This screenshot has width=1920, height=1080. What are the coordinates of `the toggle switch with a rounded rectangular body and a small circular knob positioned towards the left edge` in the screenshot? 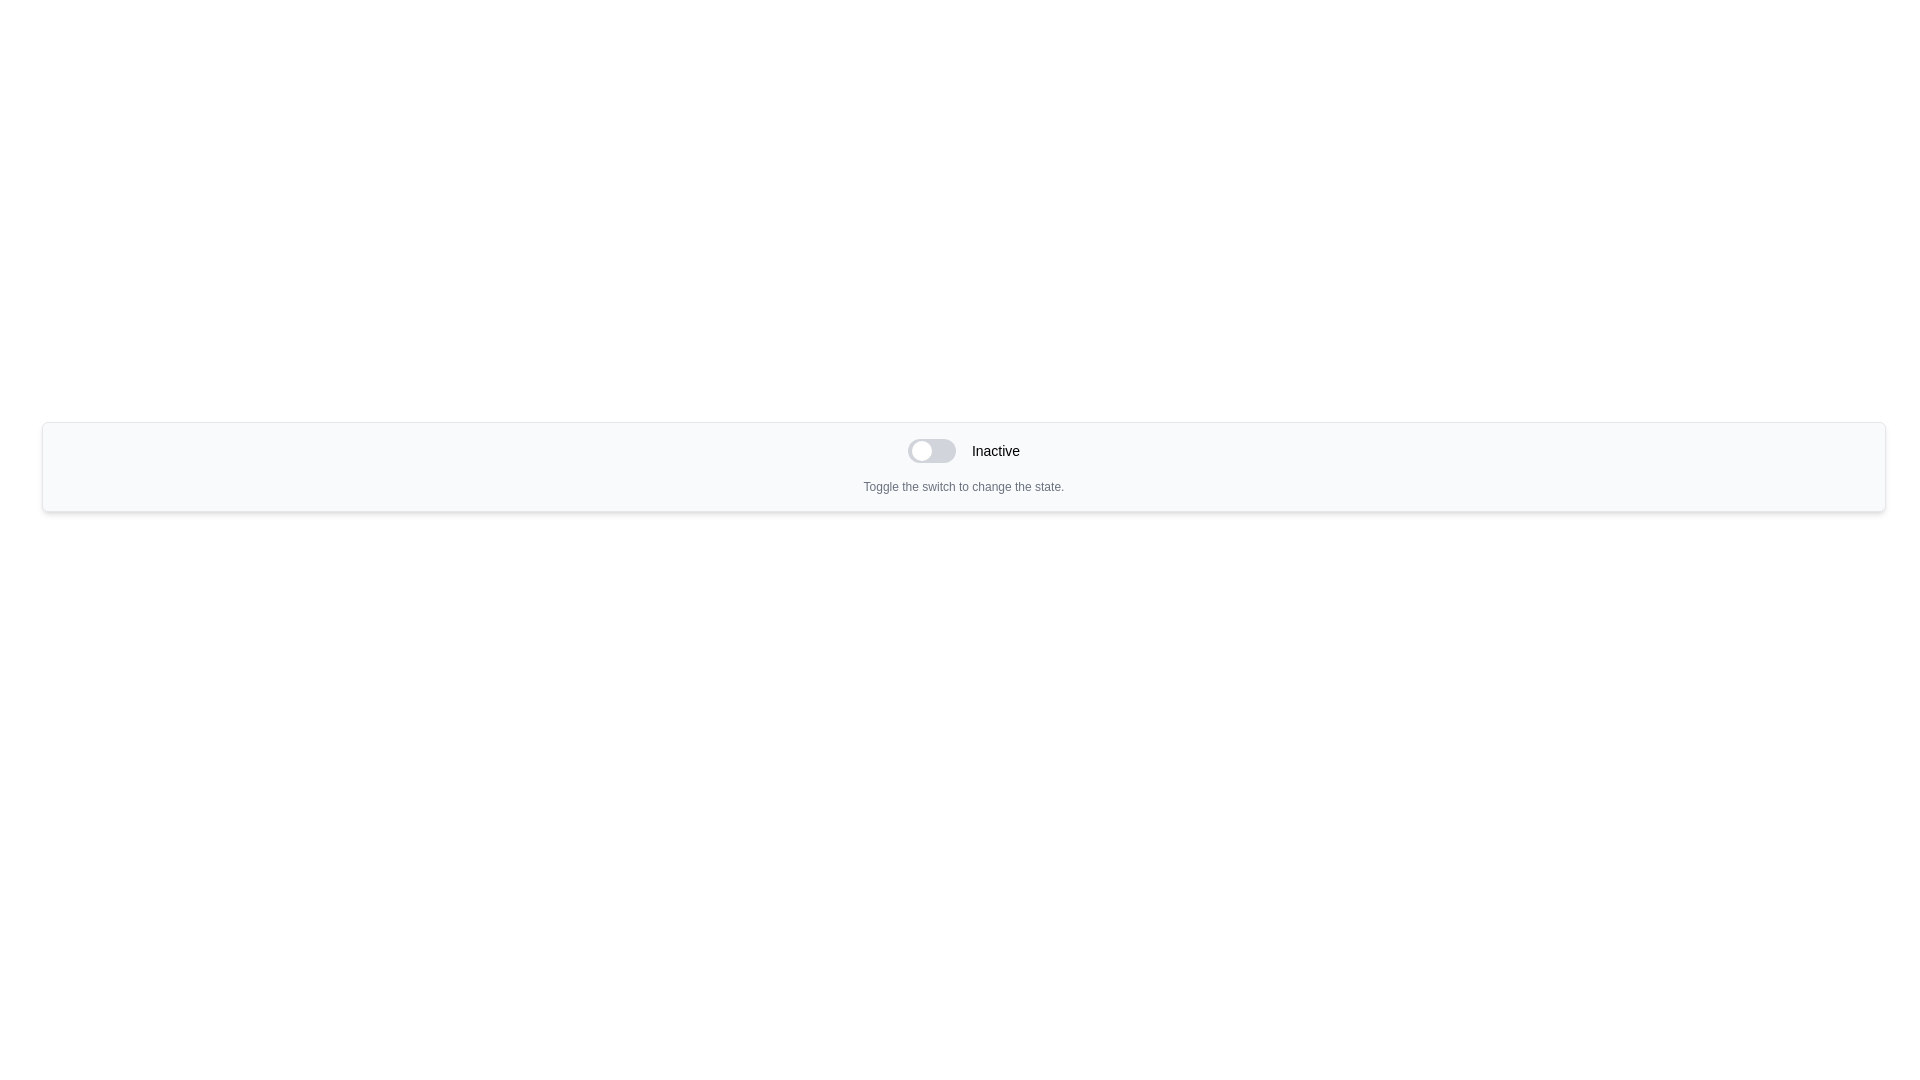 It's located at (930, 451).